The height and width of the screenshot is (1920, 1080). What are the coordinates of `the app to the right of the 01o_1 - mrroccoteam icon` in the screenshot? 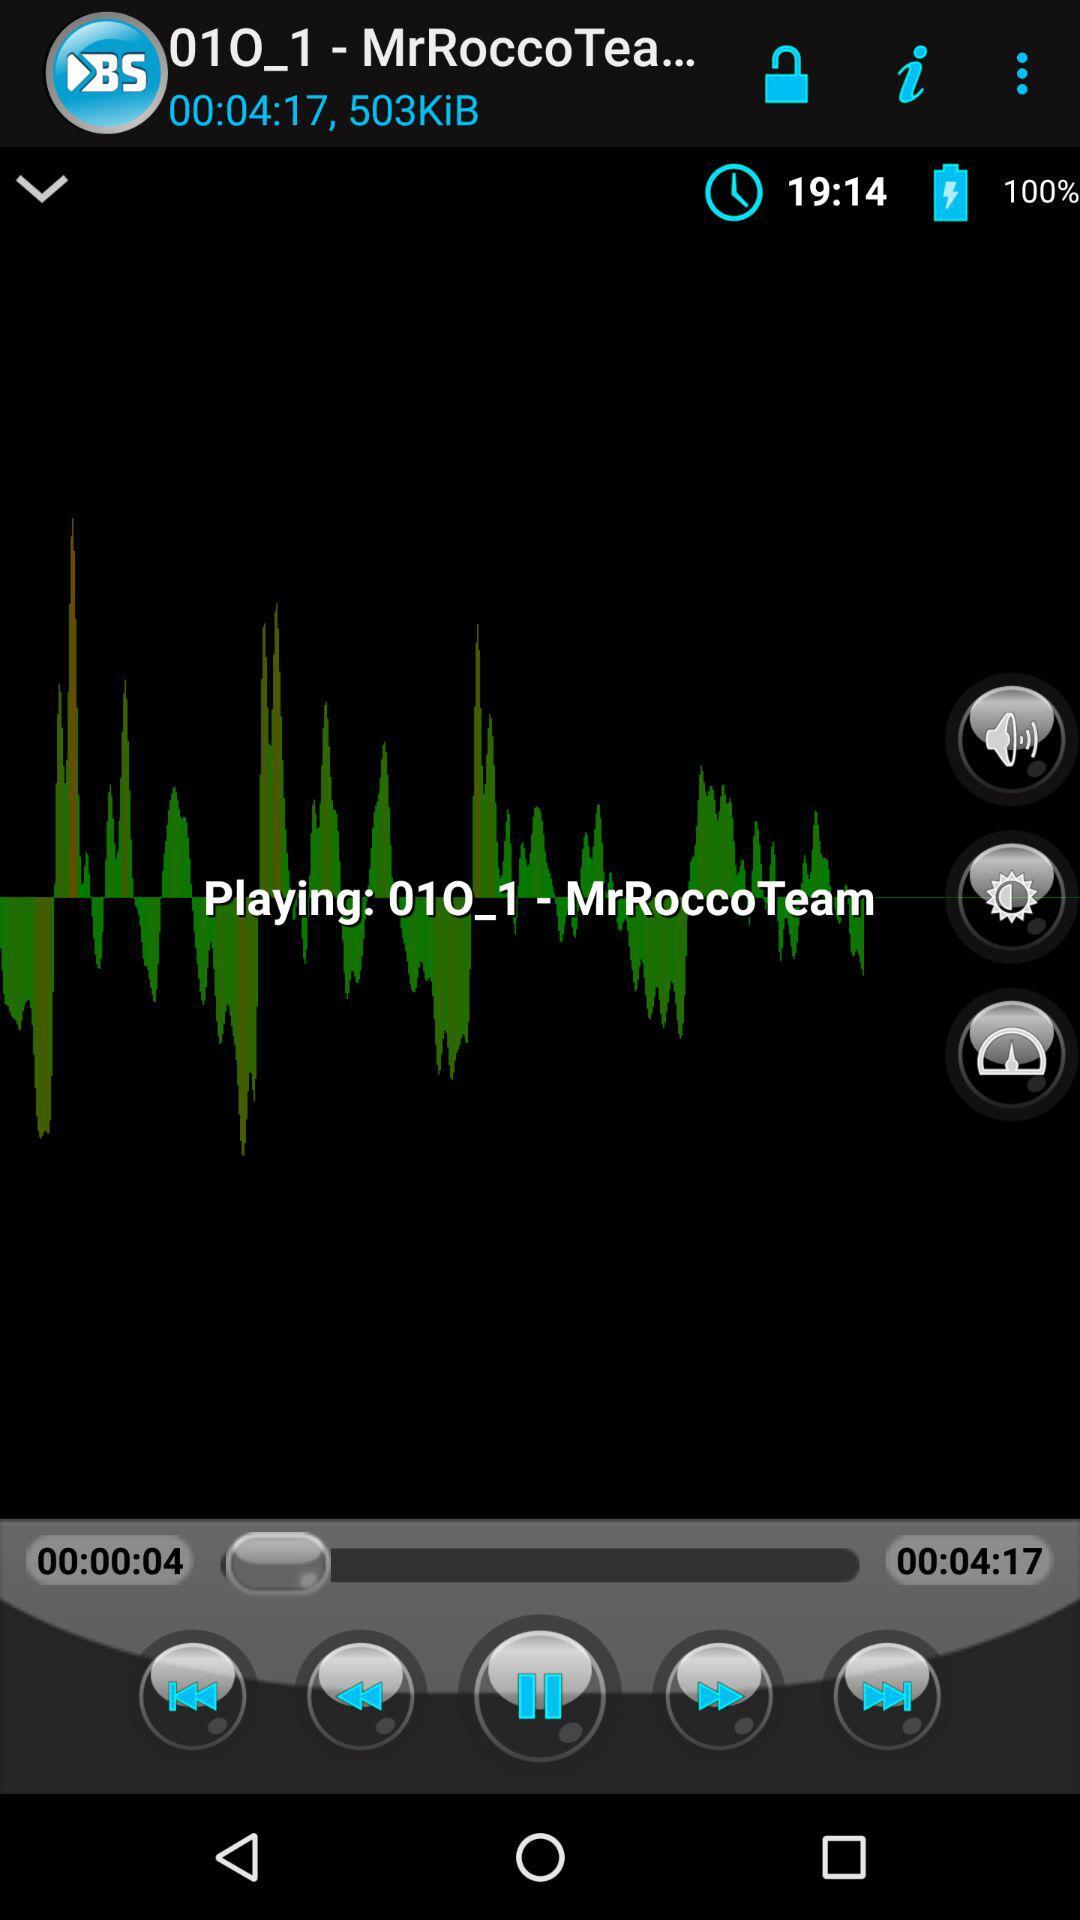 It's located at (785, 73).